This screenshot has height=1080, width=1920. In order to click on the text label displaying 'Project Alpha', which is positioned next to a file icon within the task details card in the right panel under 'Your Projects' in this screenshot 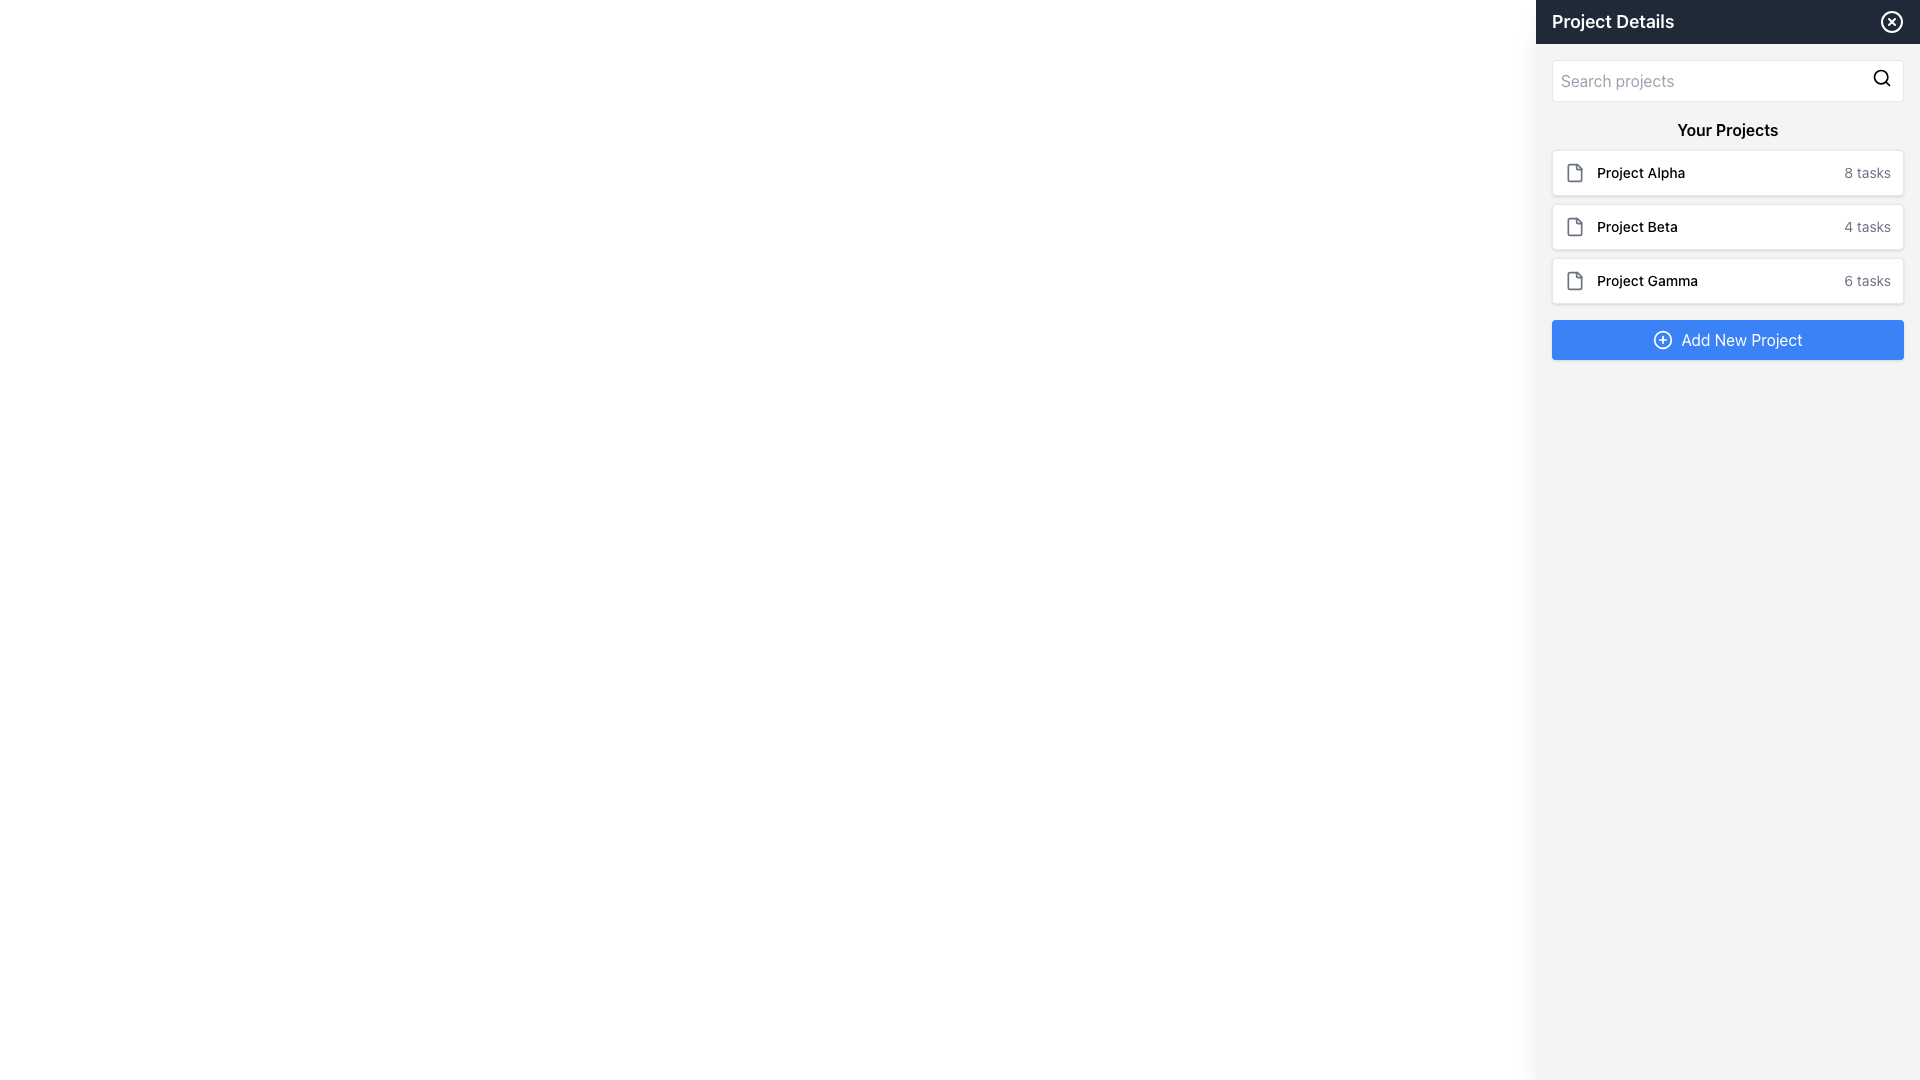, I will do `click(1625, 172)`.